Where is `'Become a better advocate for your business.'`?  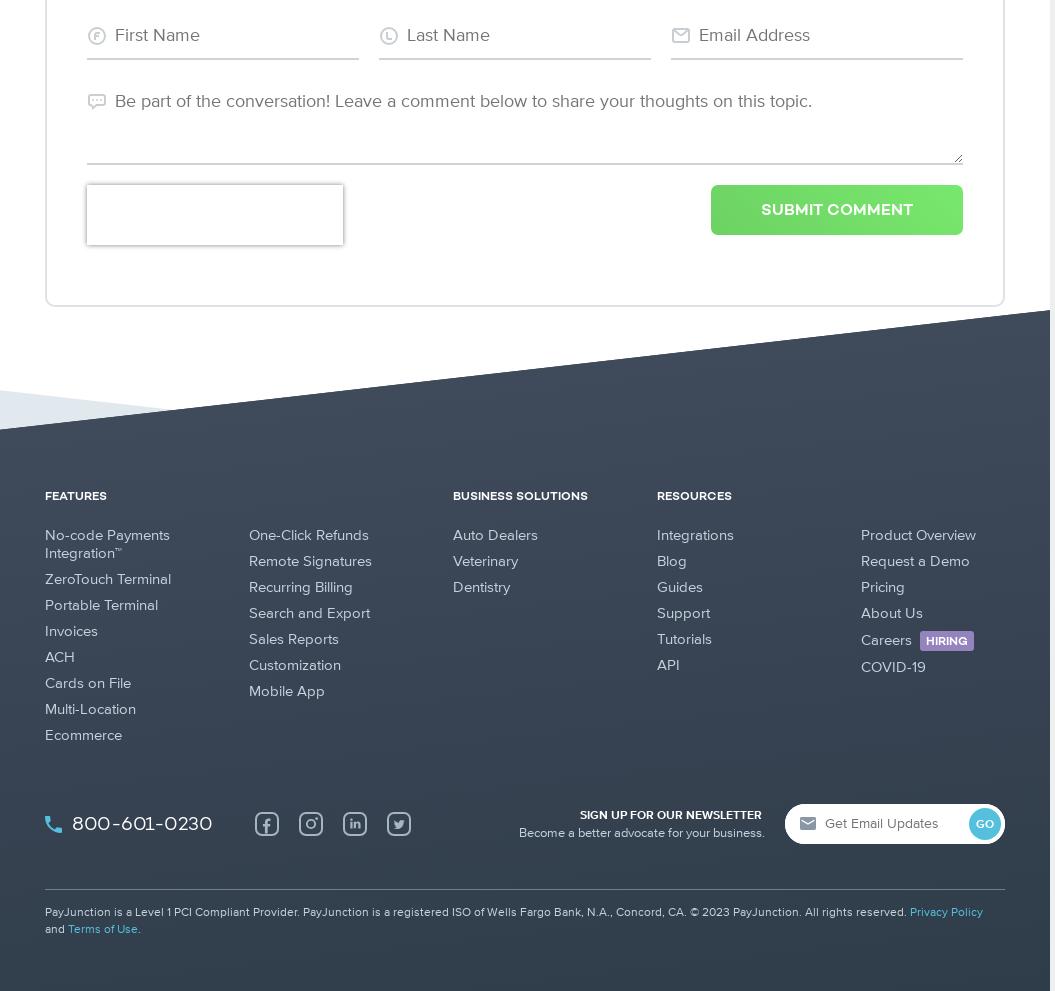
'Become a better advocate for your business.' is located at coordinates (641, 832).